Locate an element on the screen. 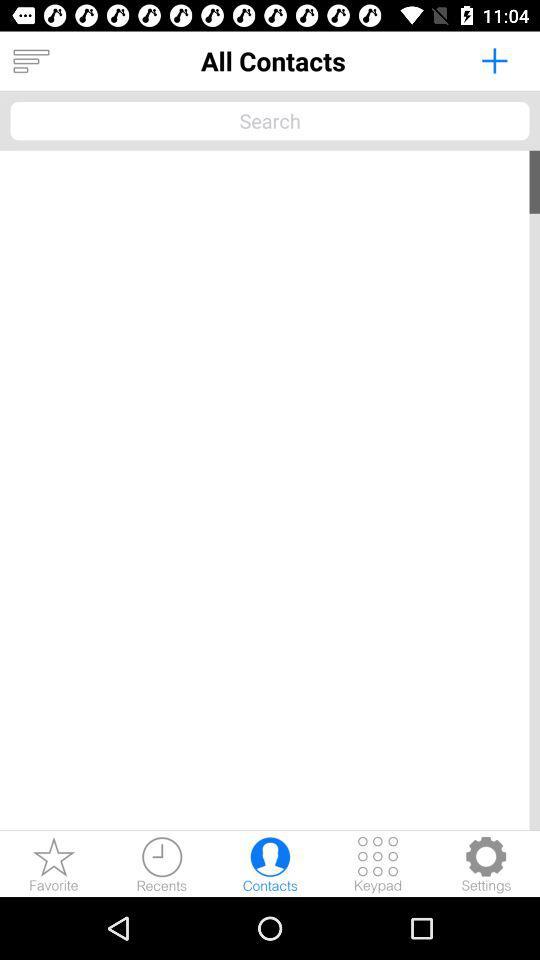 This screenshot has width=540, height=960. phone contacts is located at coordinates (54, 863).